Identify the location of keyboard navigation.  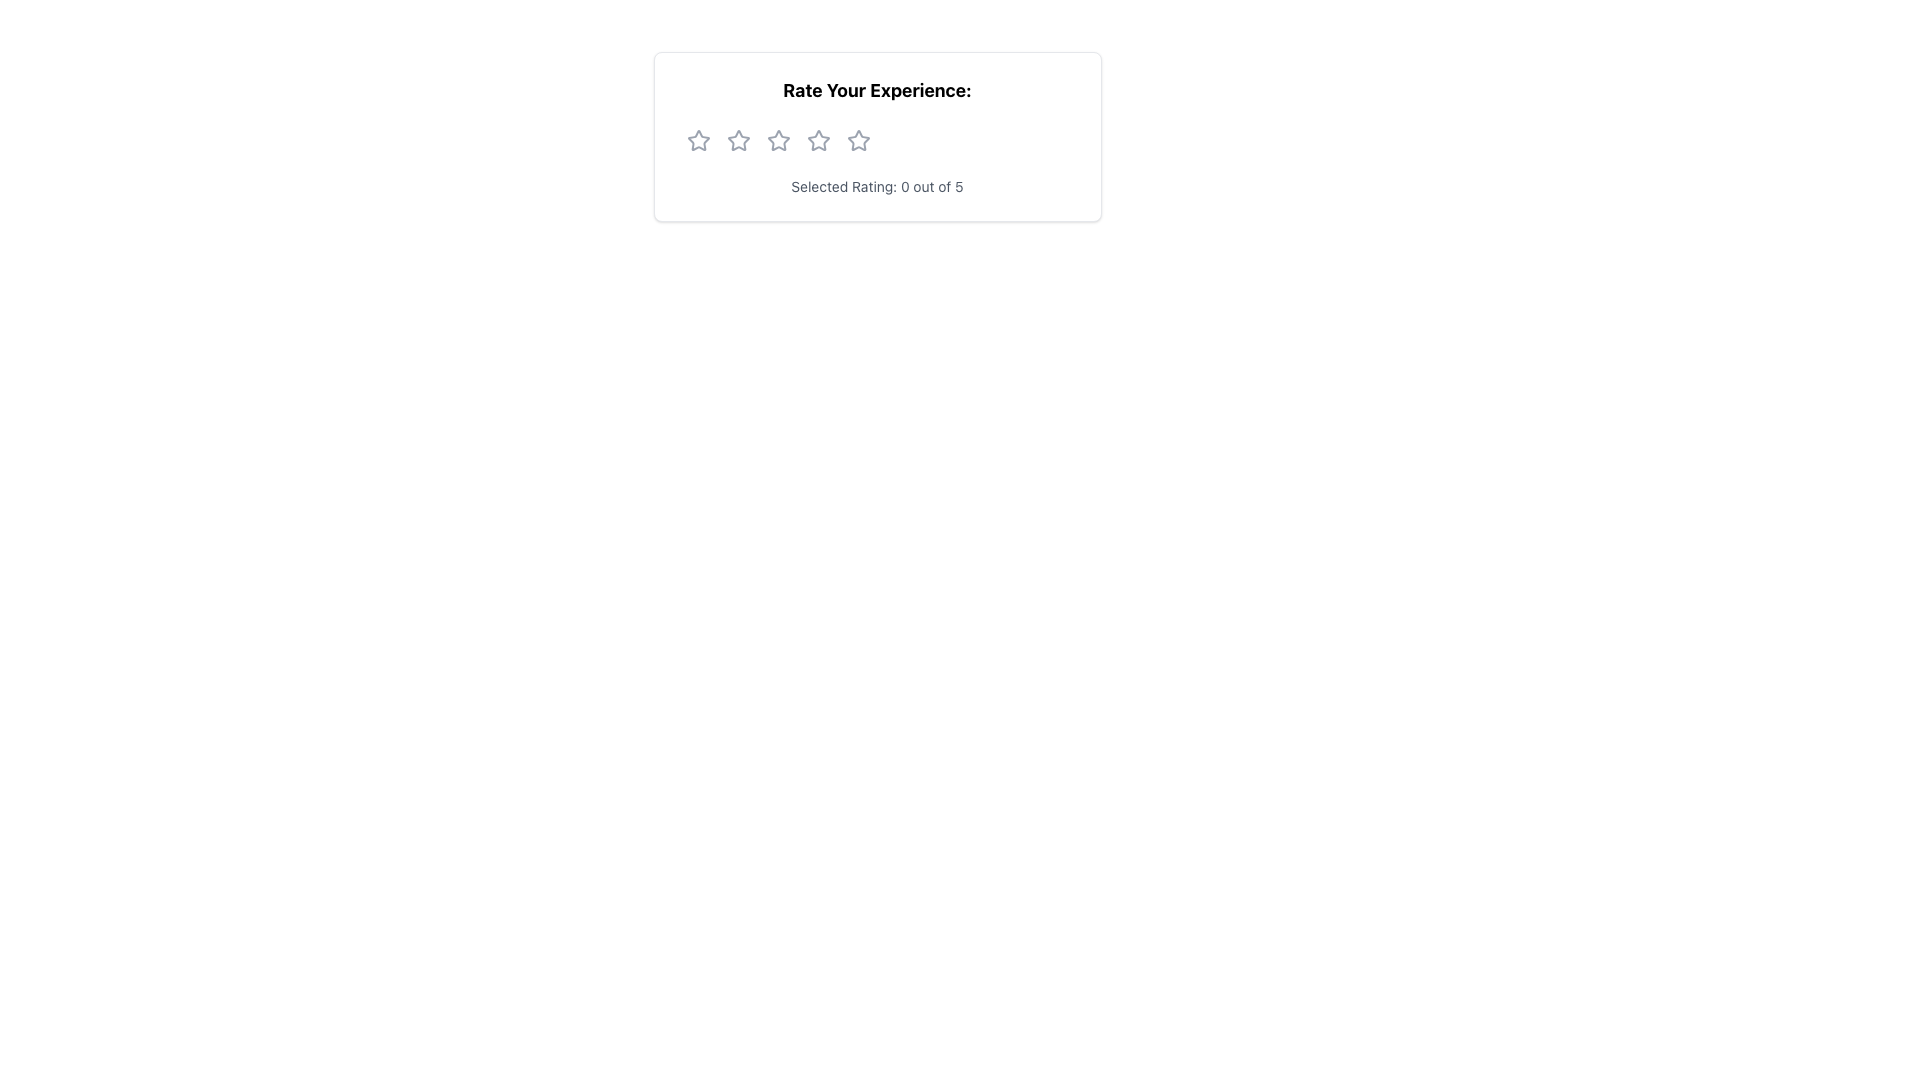
(858, 140).